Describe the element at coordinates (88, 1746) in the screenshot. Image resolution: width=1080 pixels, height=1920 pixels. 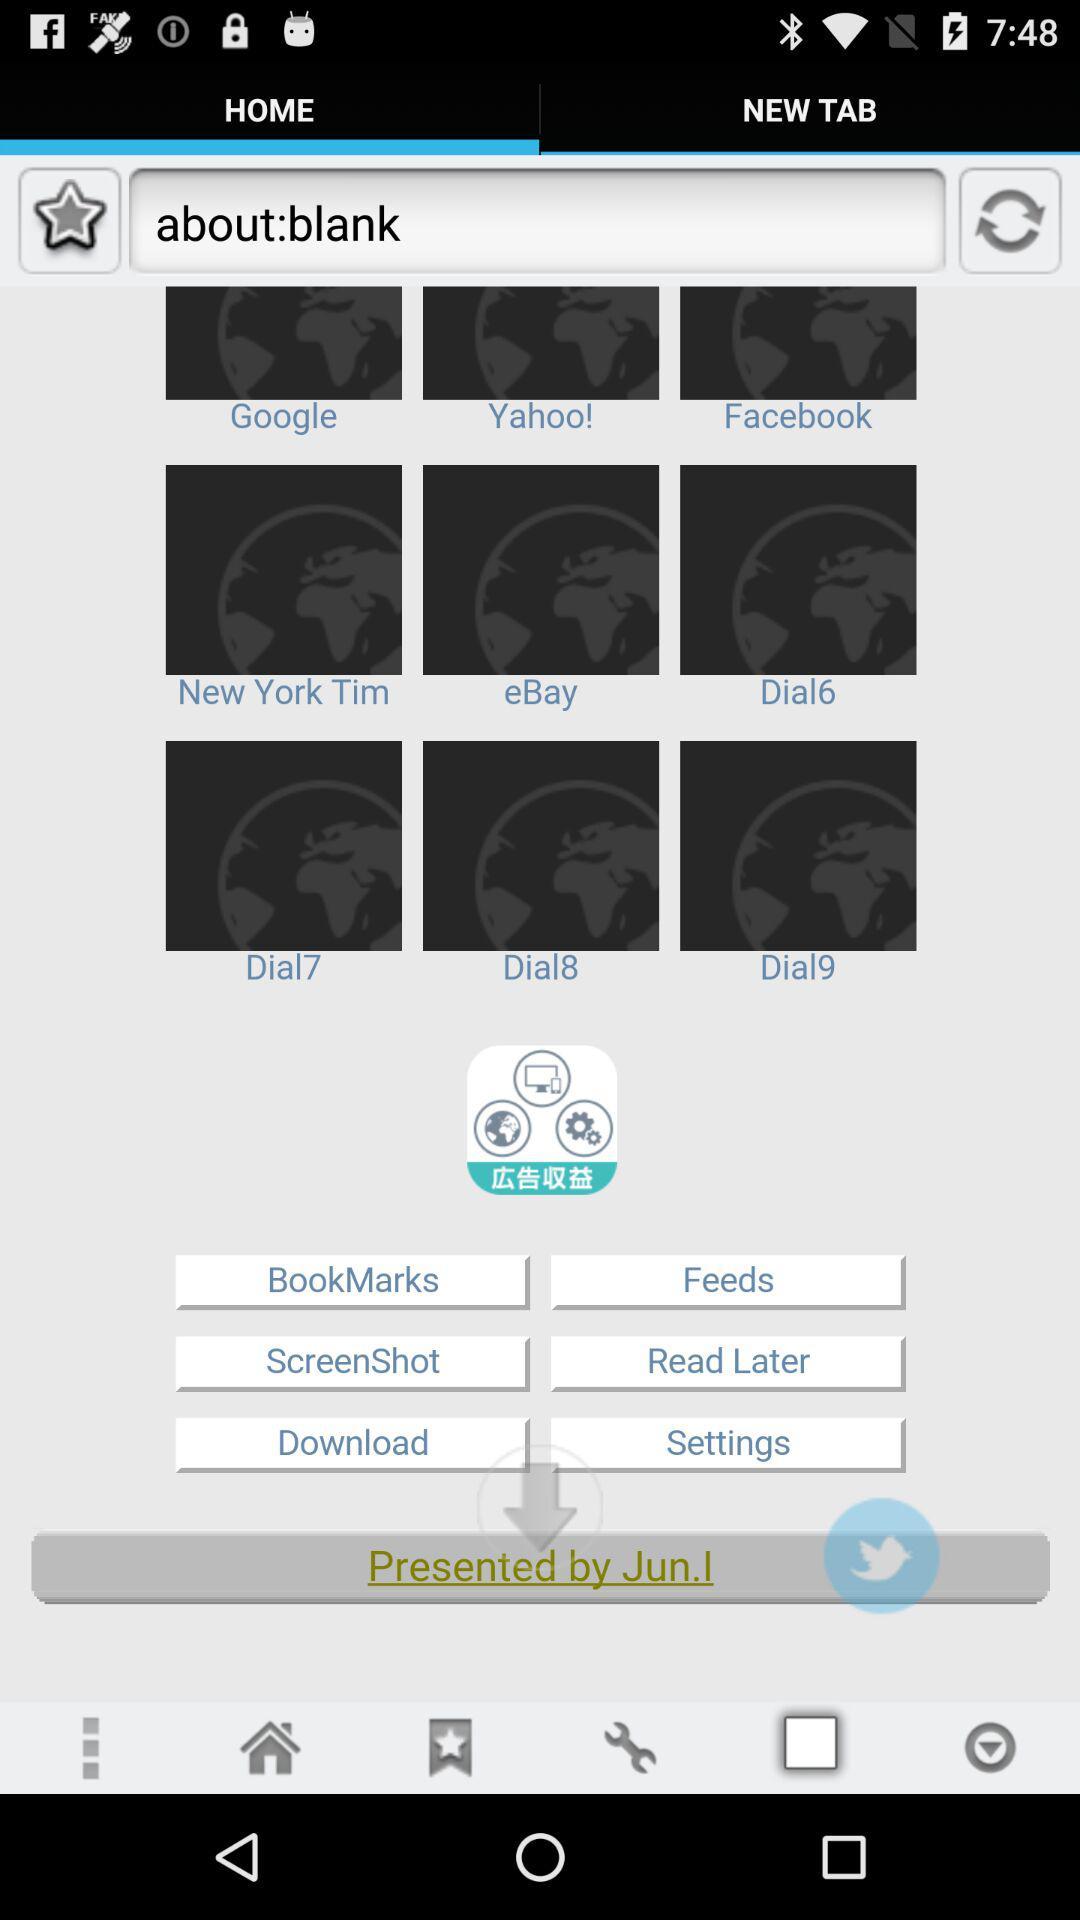
I see `menu with additional options` at that location.